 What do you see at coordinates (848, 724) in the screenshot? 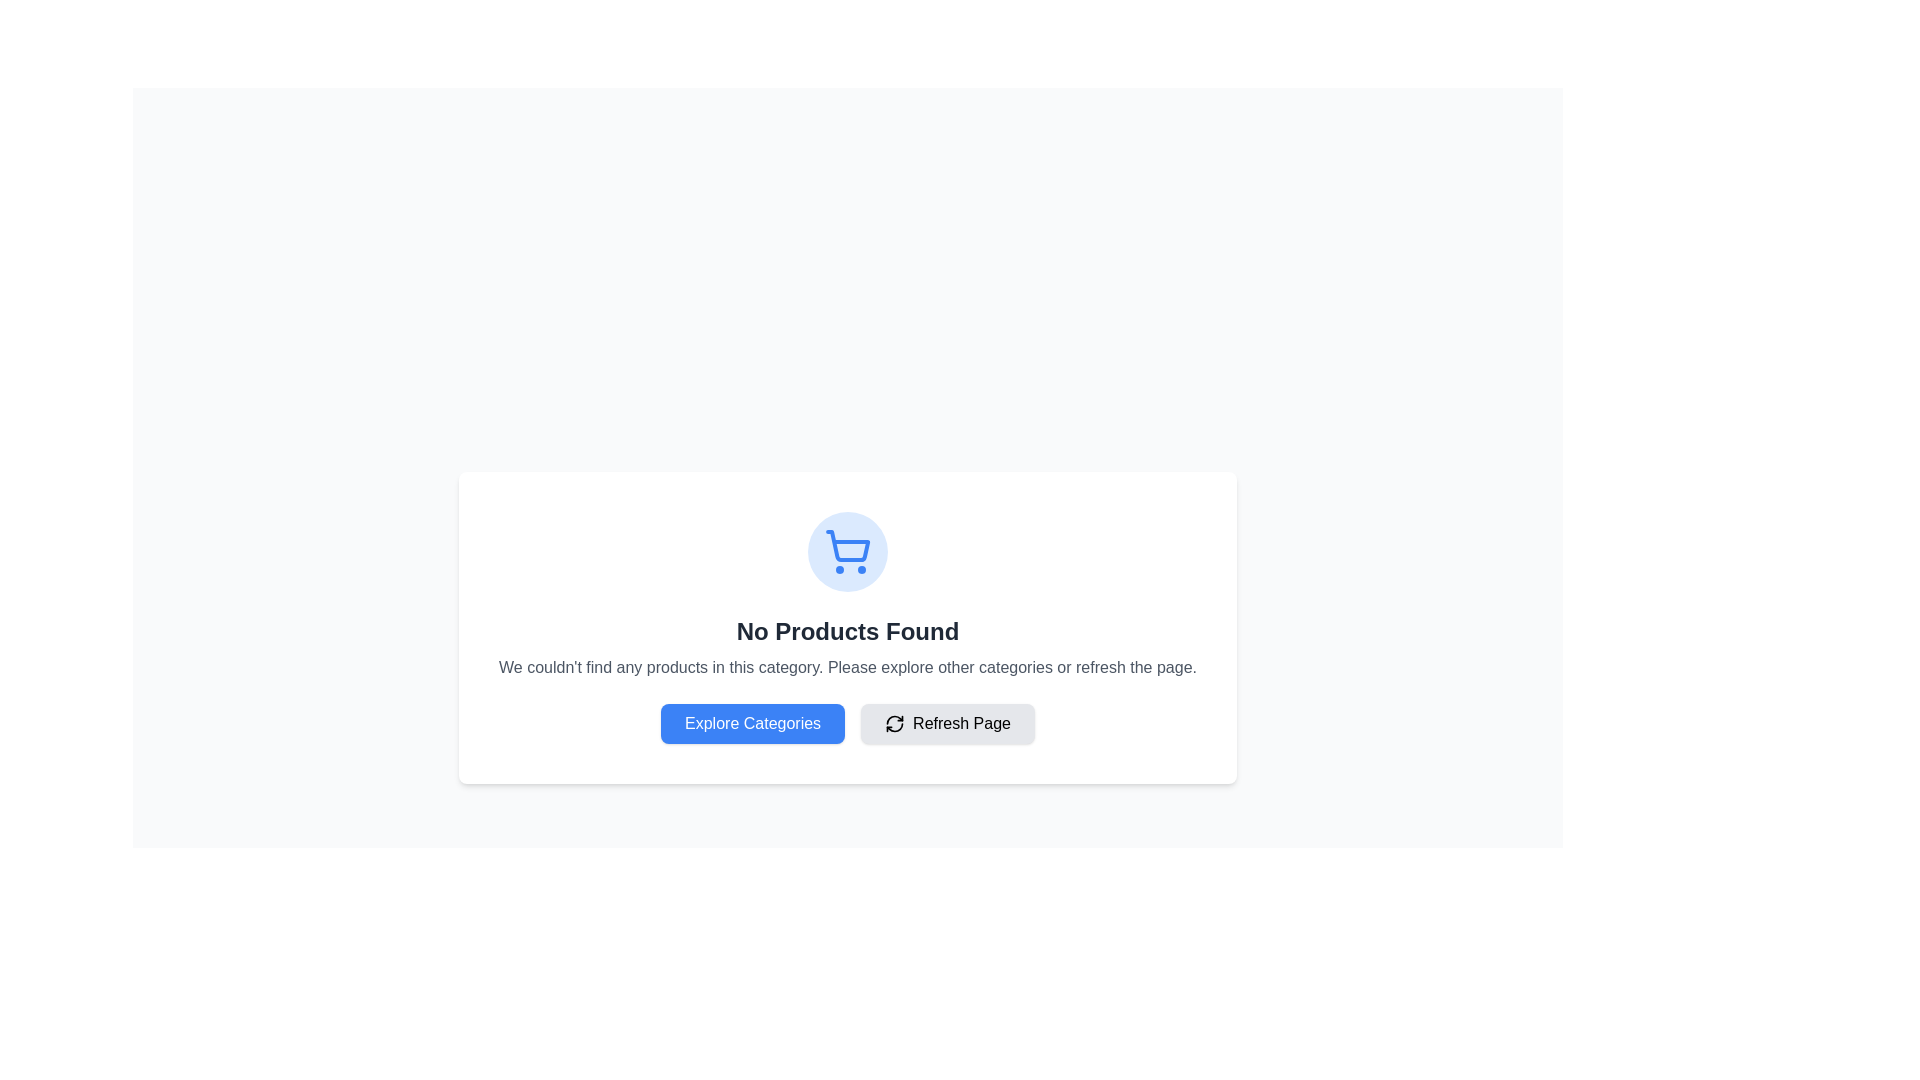
I see `the 'Refresh Page' button in the Interactive Button Group, which is located below the 'No Products Found' heading and description` at bounding box center [848, 724].